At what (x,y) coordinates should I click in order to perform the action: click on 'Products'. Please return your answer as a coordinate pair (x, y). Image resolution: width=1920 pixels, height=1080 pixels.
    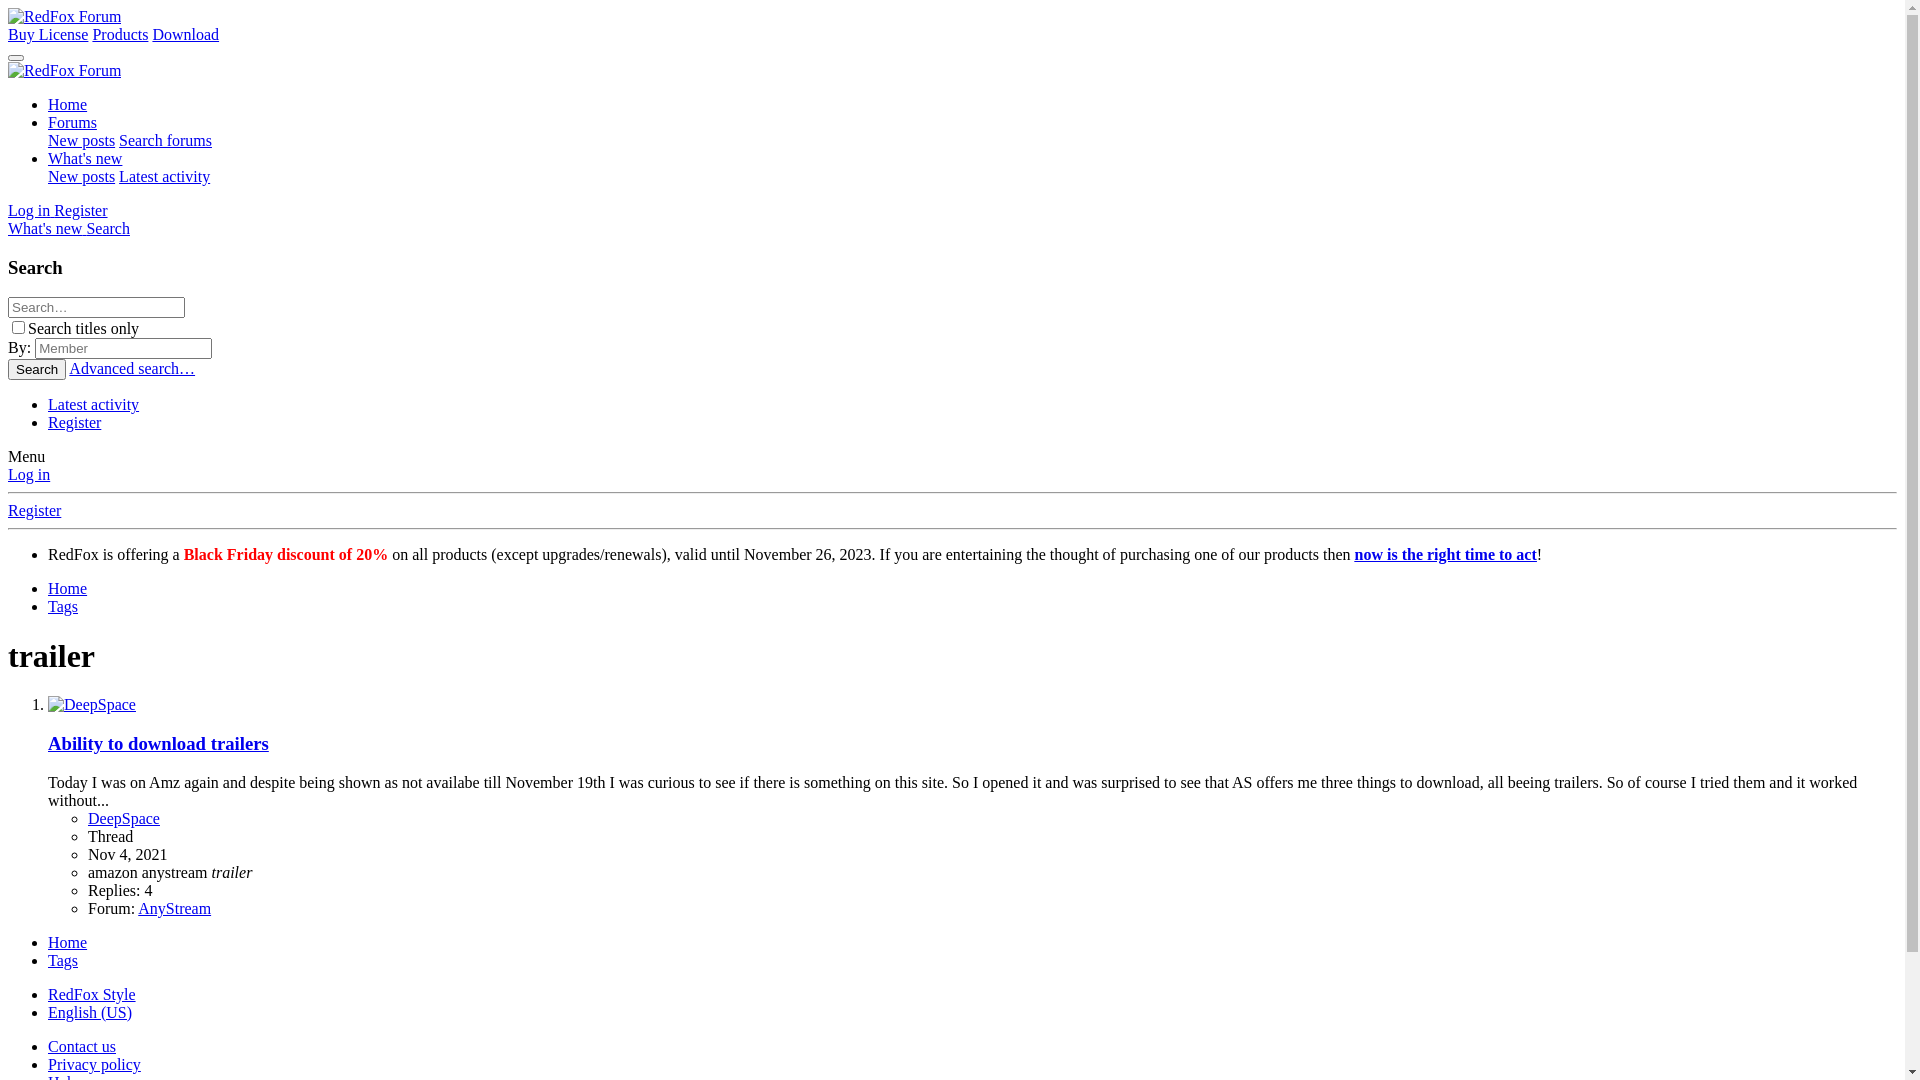
    Looking at the image, I should click on (119, 34).